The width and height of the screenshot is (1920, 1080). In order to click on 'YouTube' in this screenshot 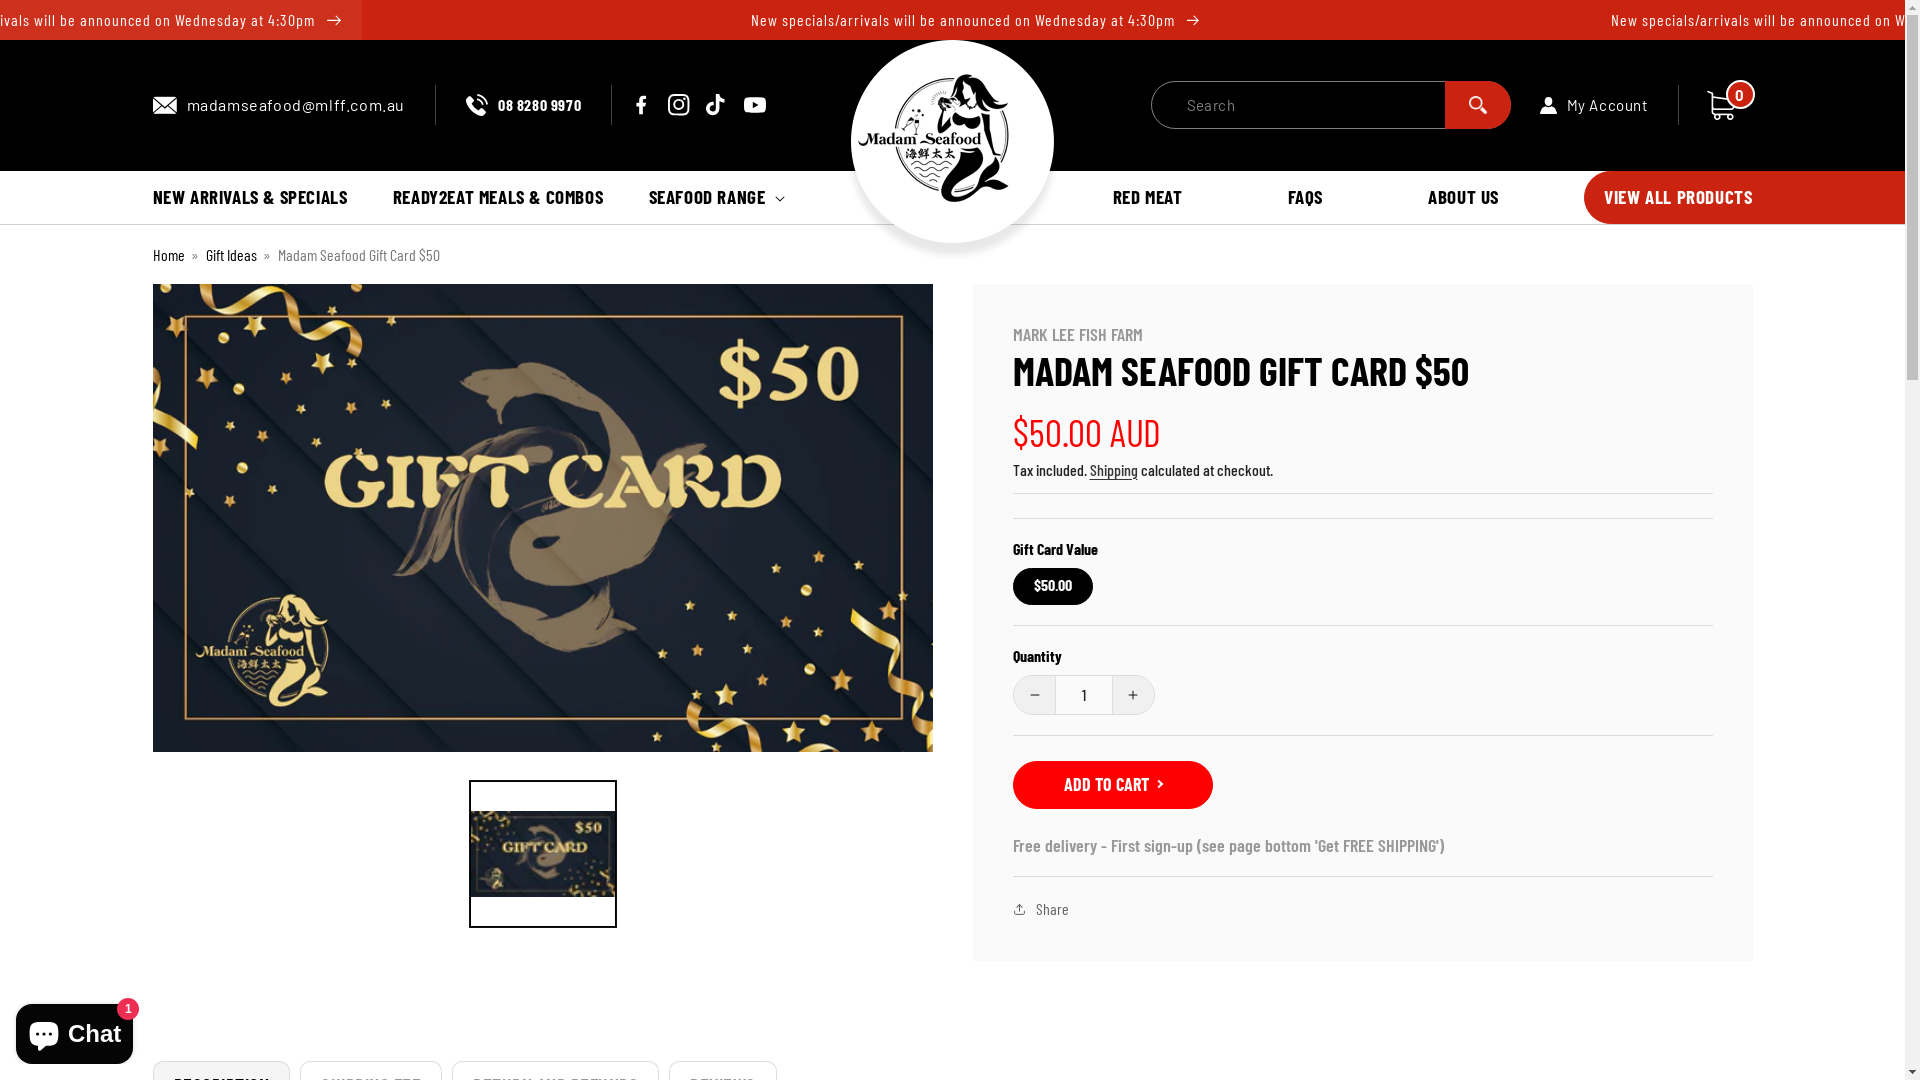, I will do `click(753, 104)`.